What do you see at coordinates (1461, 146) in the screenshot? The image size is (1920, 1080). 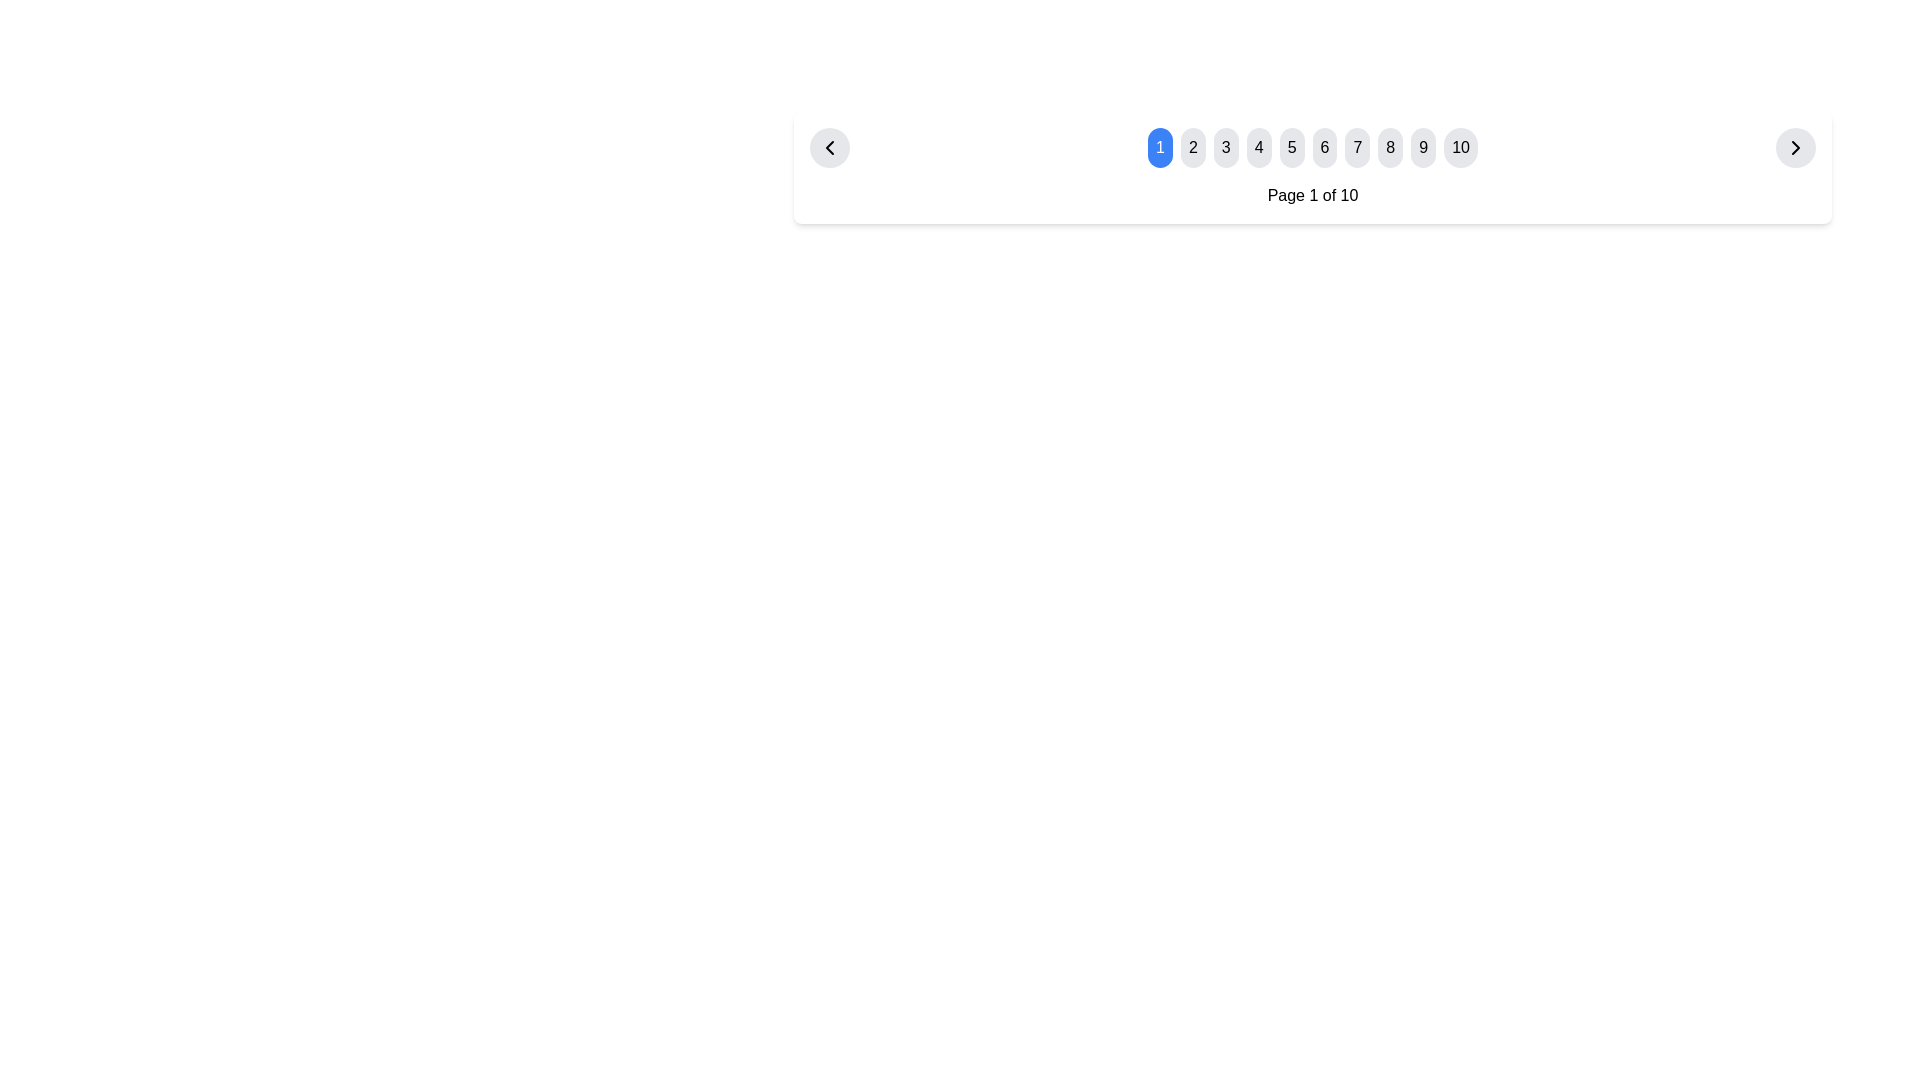 I see `the 10th circular page navigation button` at bounding box center [1461, 146].